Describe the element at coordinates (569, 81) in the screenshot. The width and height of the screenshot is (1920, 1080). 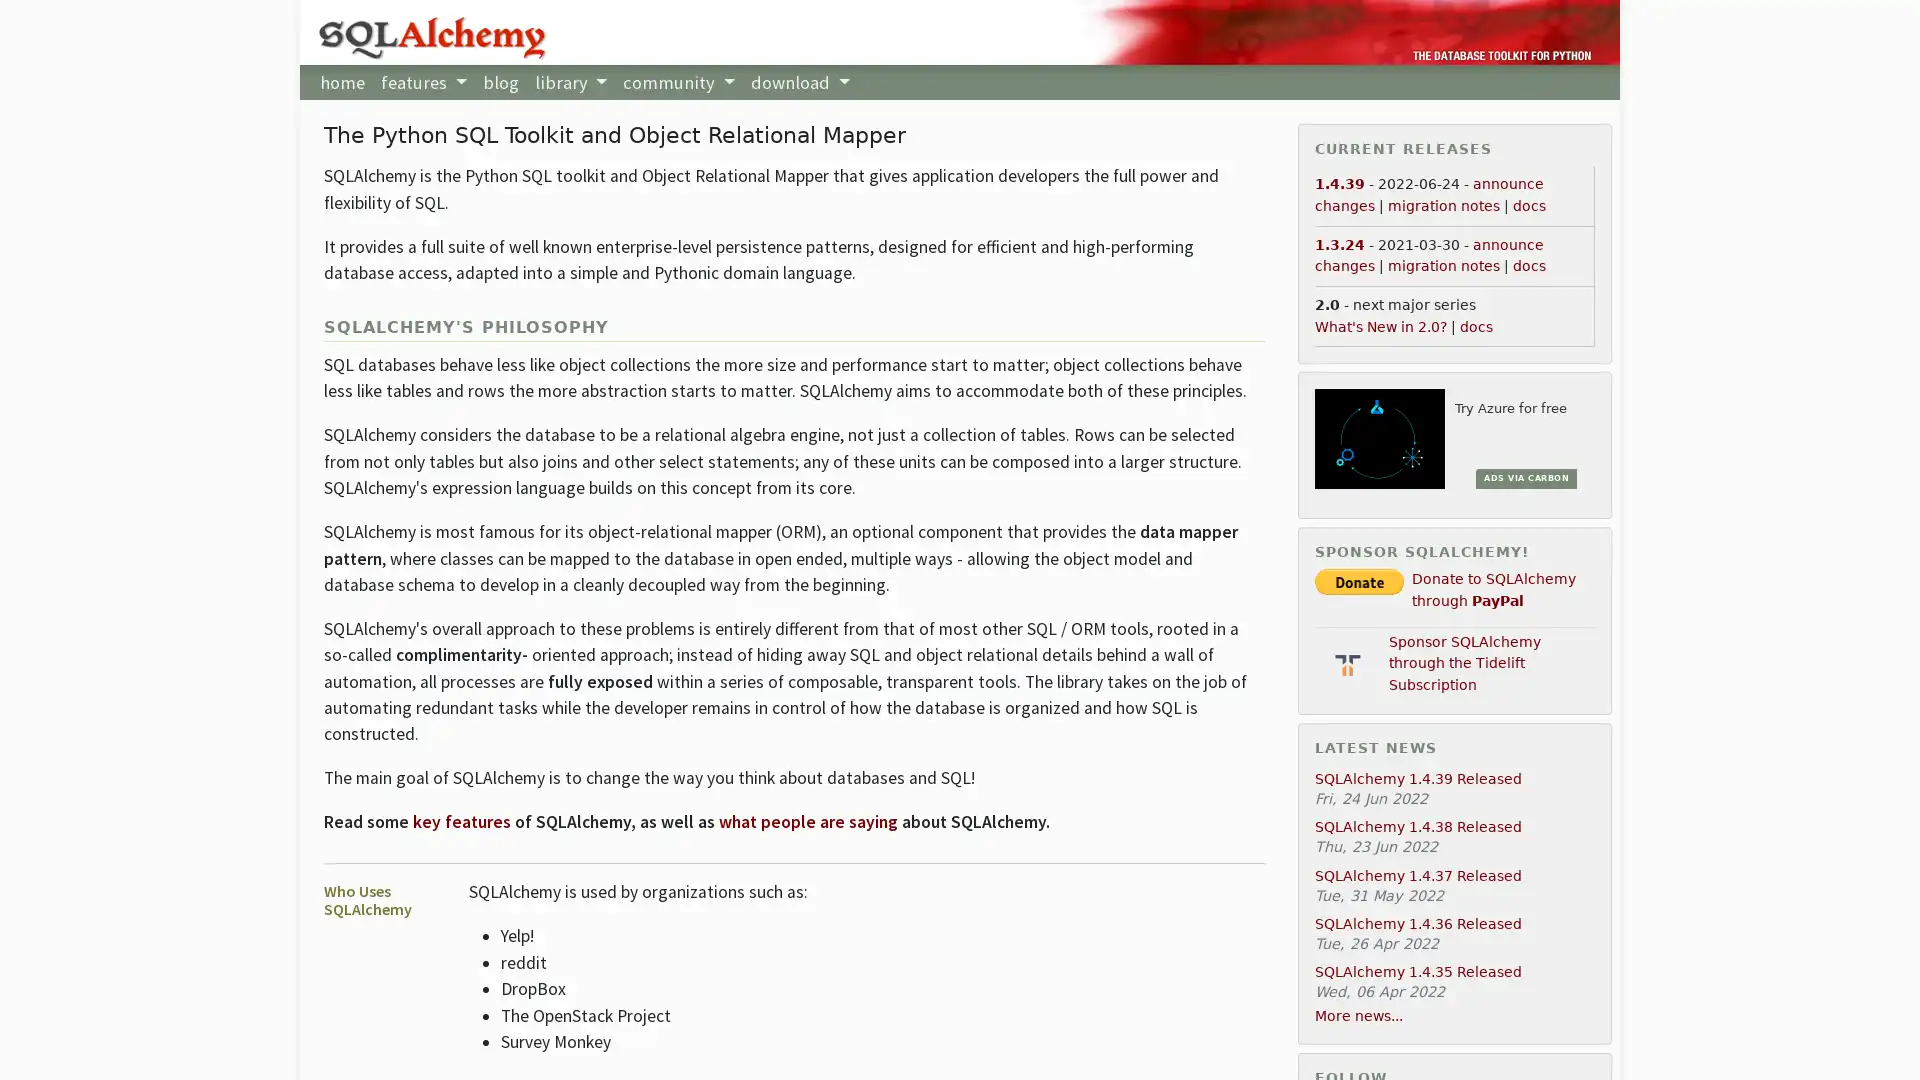
I see `library` at that location.